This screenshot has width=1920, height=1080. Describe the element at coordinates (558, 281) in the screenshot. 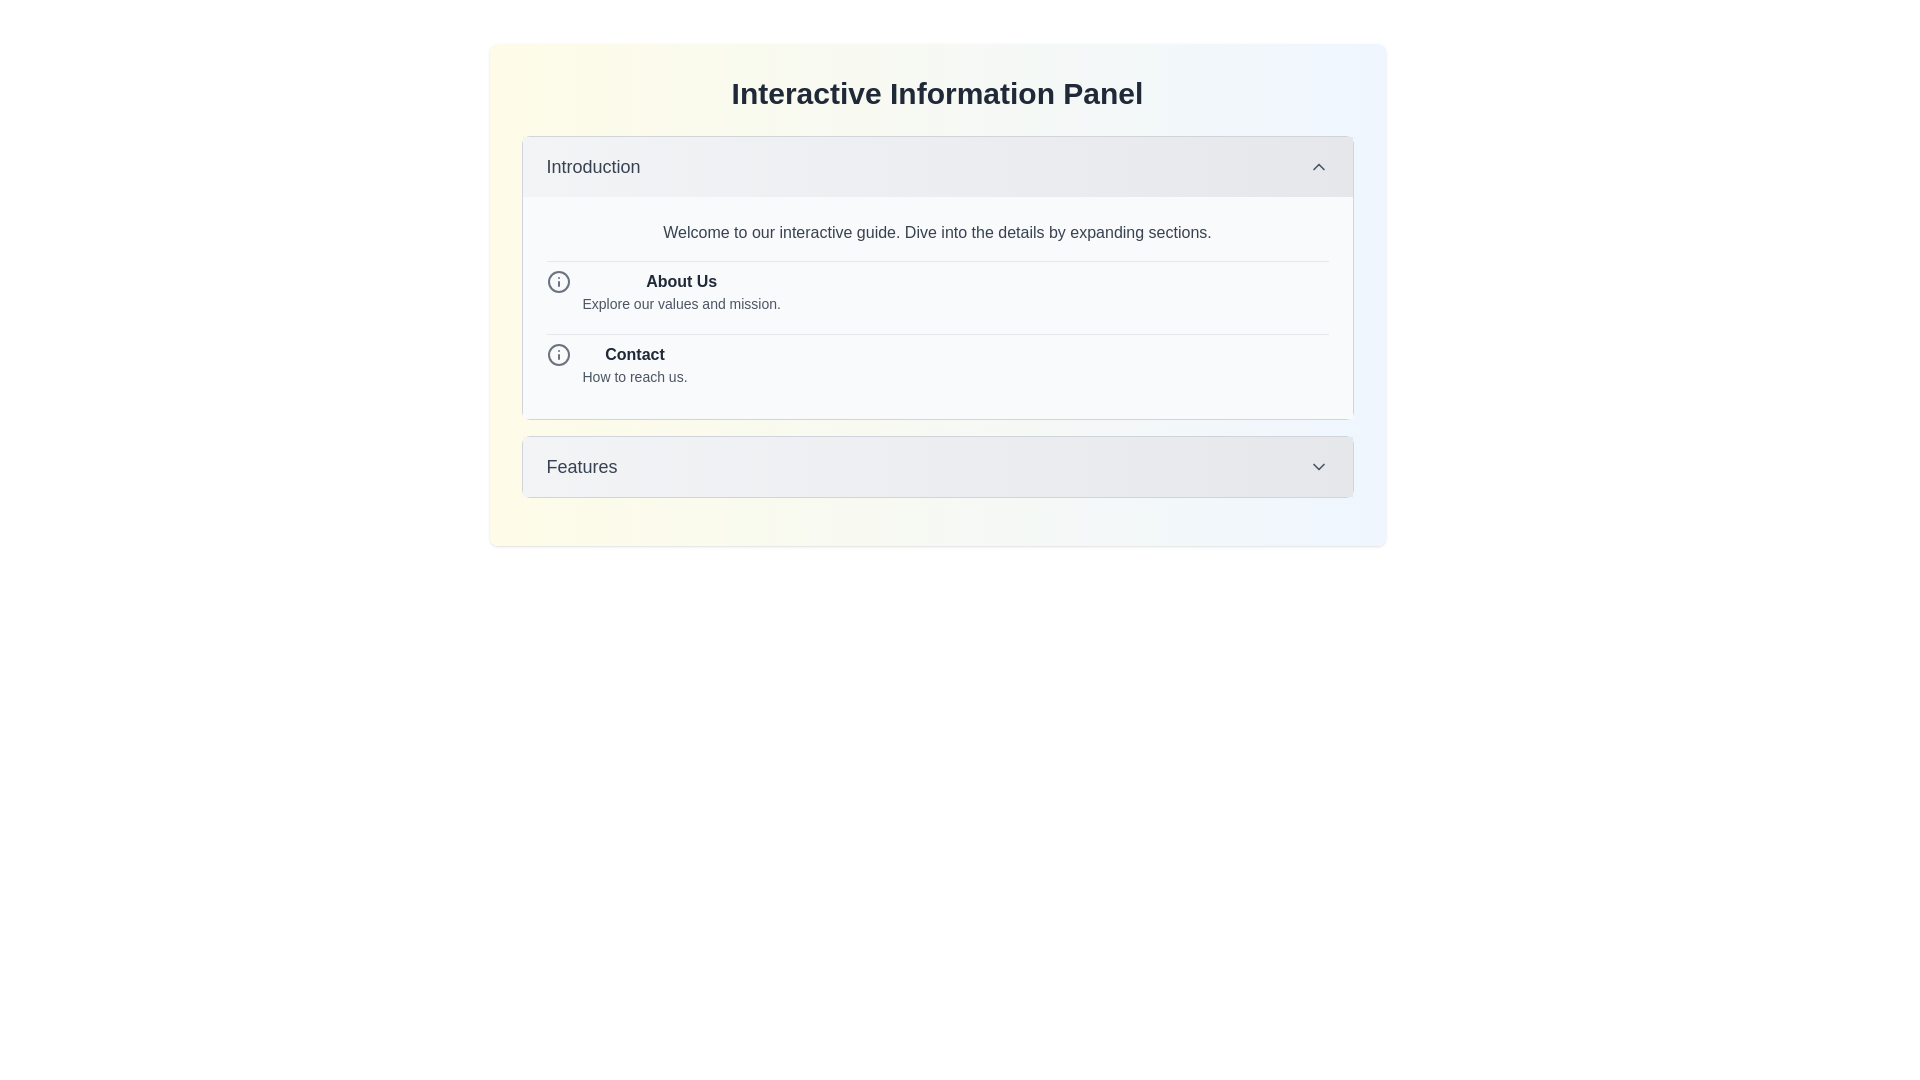

I see `the informational icon located to the left of the 'About Us' text in the 'Introduction' panel` at that location.